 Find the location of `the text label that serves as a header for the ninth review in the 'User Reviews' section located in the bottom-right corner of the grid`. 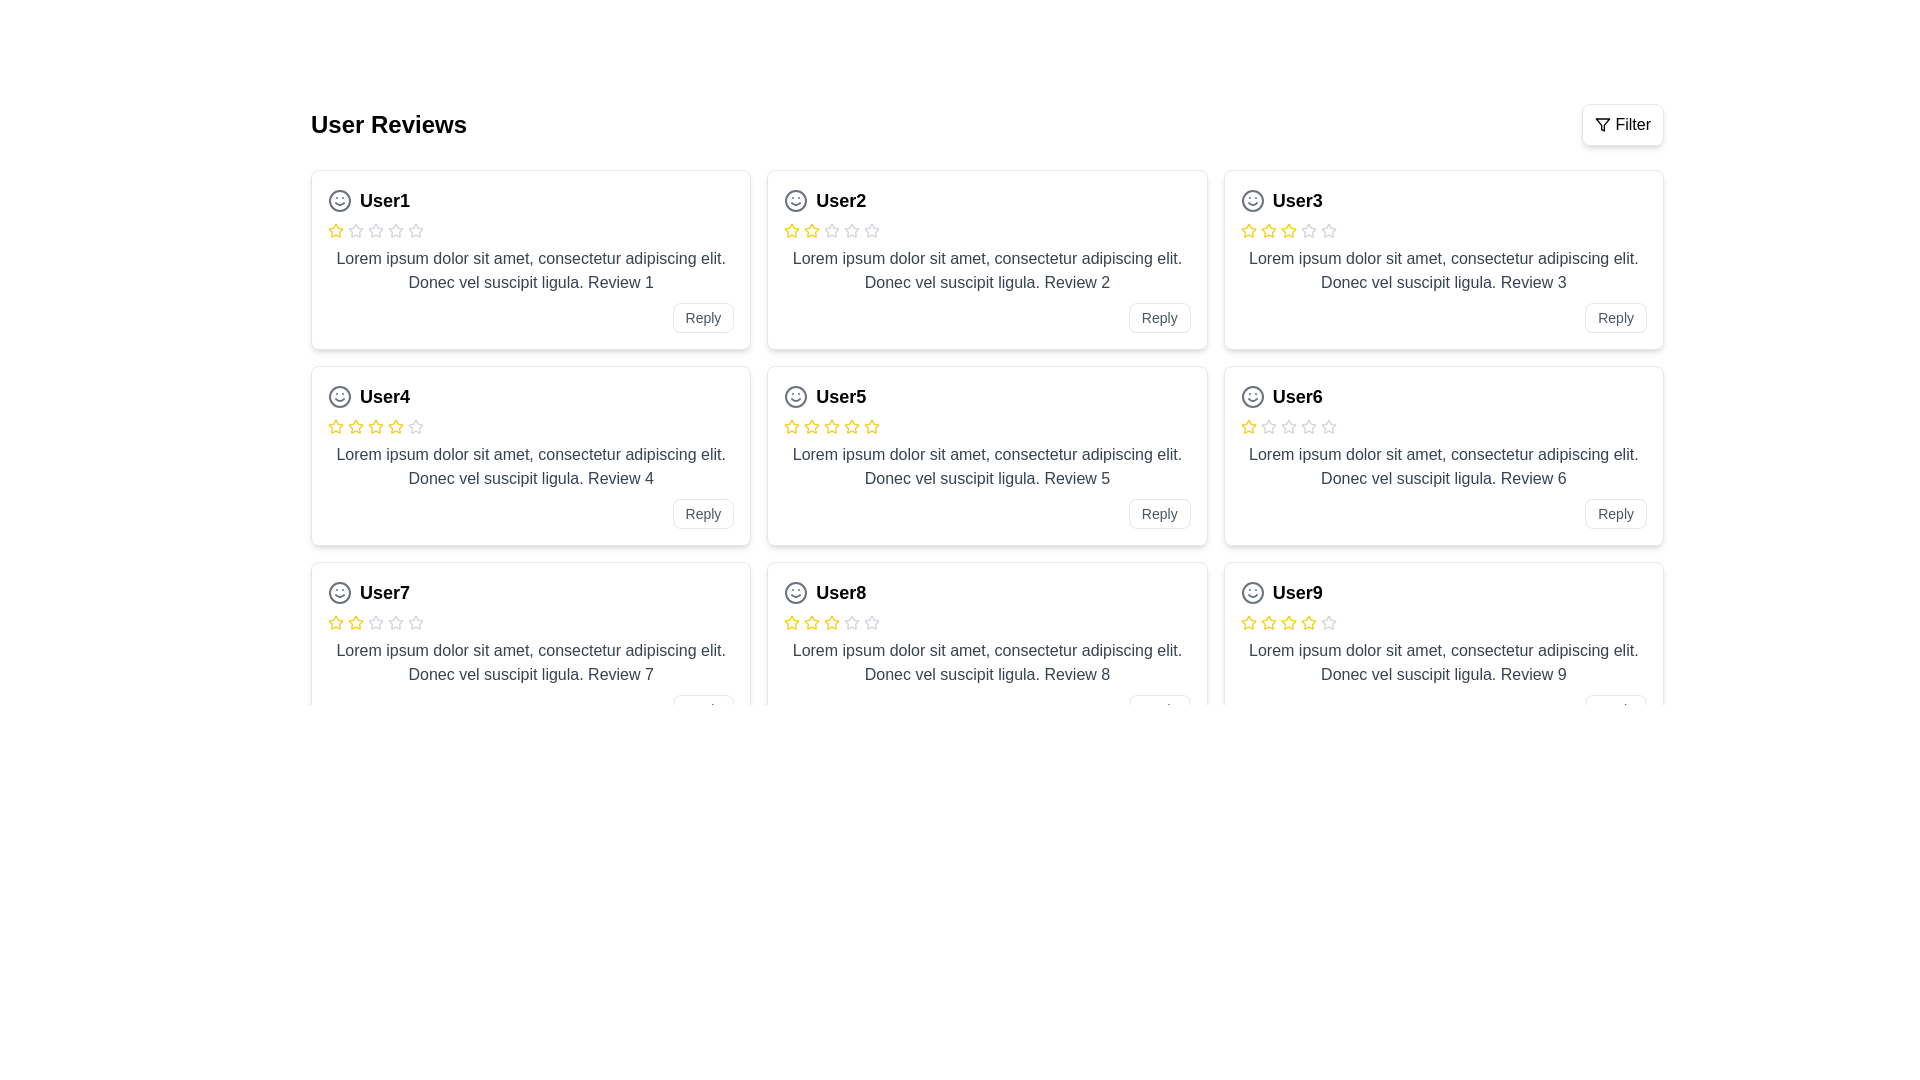

the text label that serves as a header for the ninth review in the 'User Reviews' section located in the bottom-right corner of the grid is located at coordinates (1297, 592).